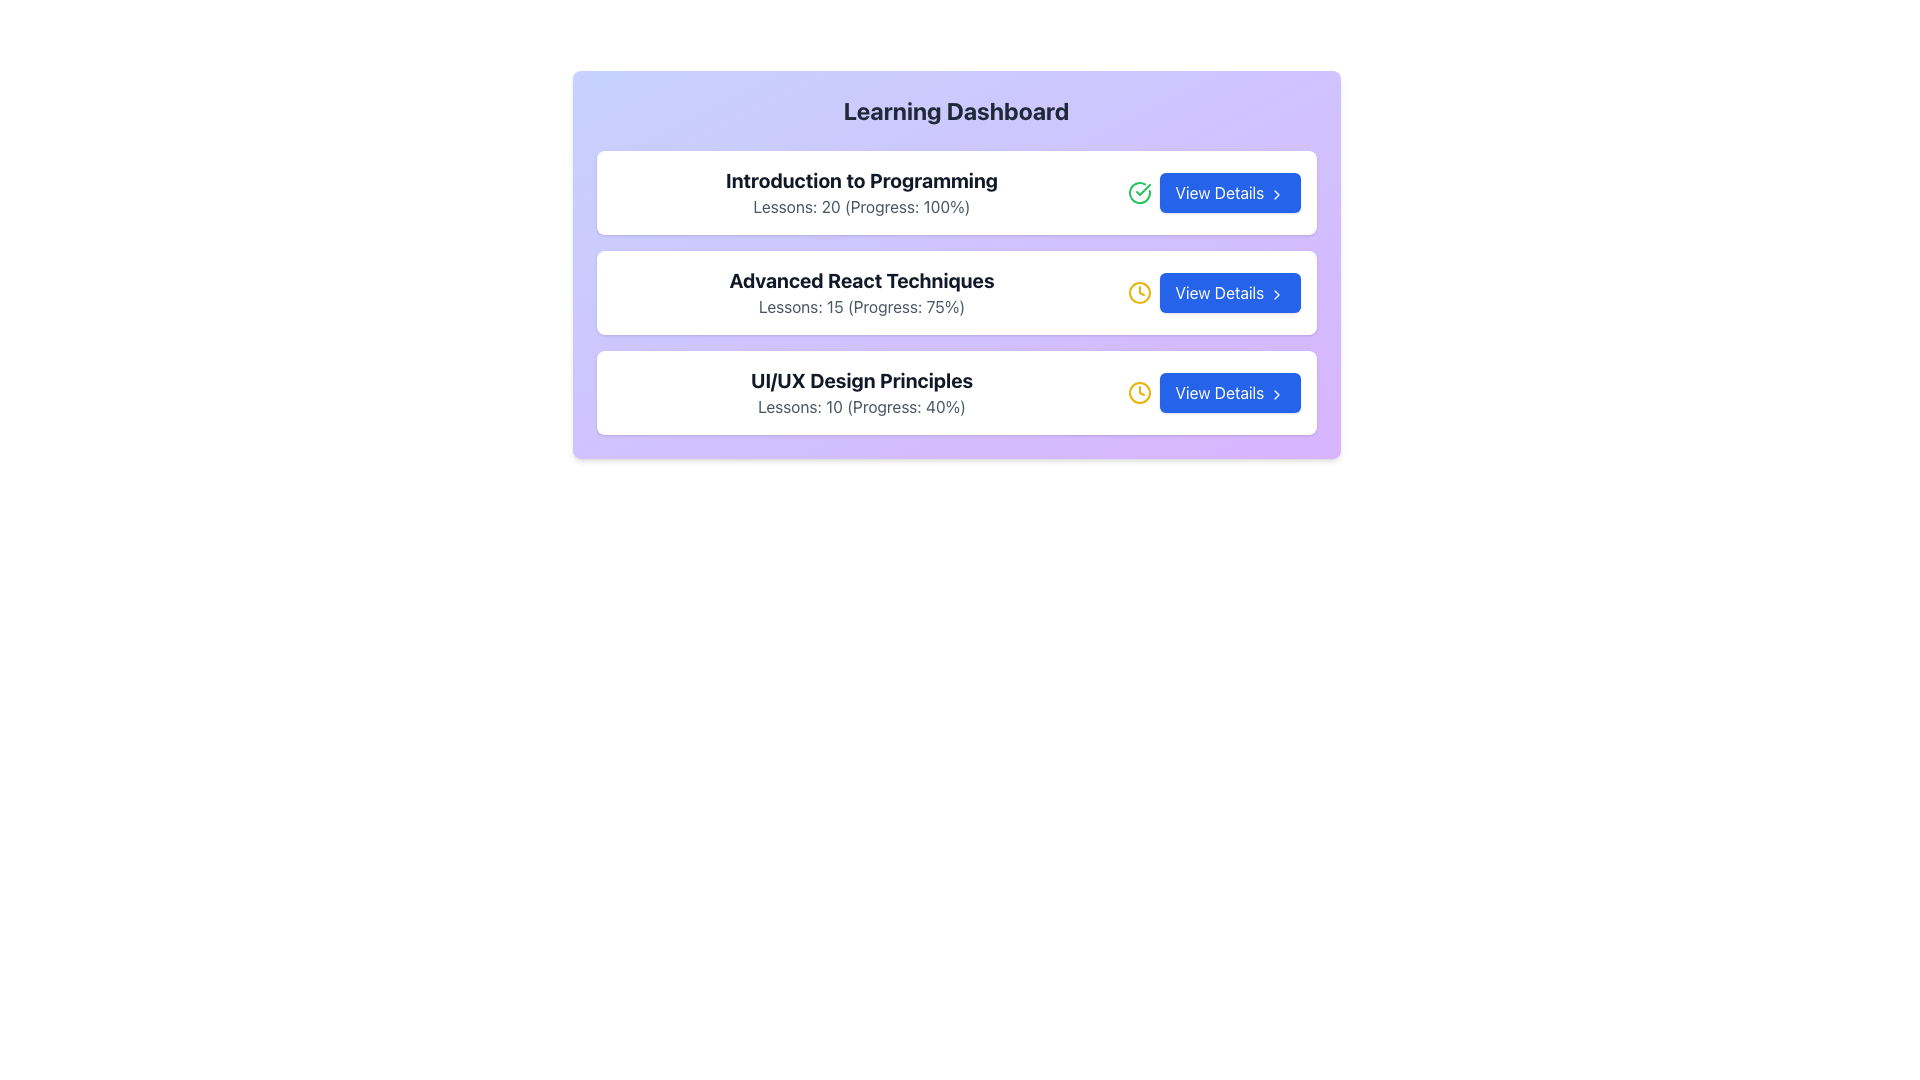 The image size is (1920, 1080). Describe the element at coordinates (1275, 294) in the screenshot. I see `the chevron icon located at the rightmost part of the 'View Details' button` at that location.